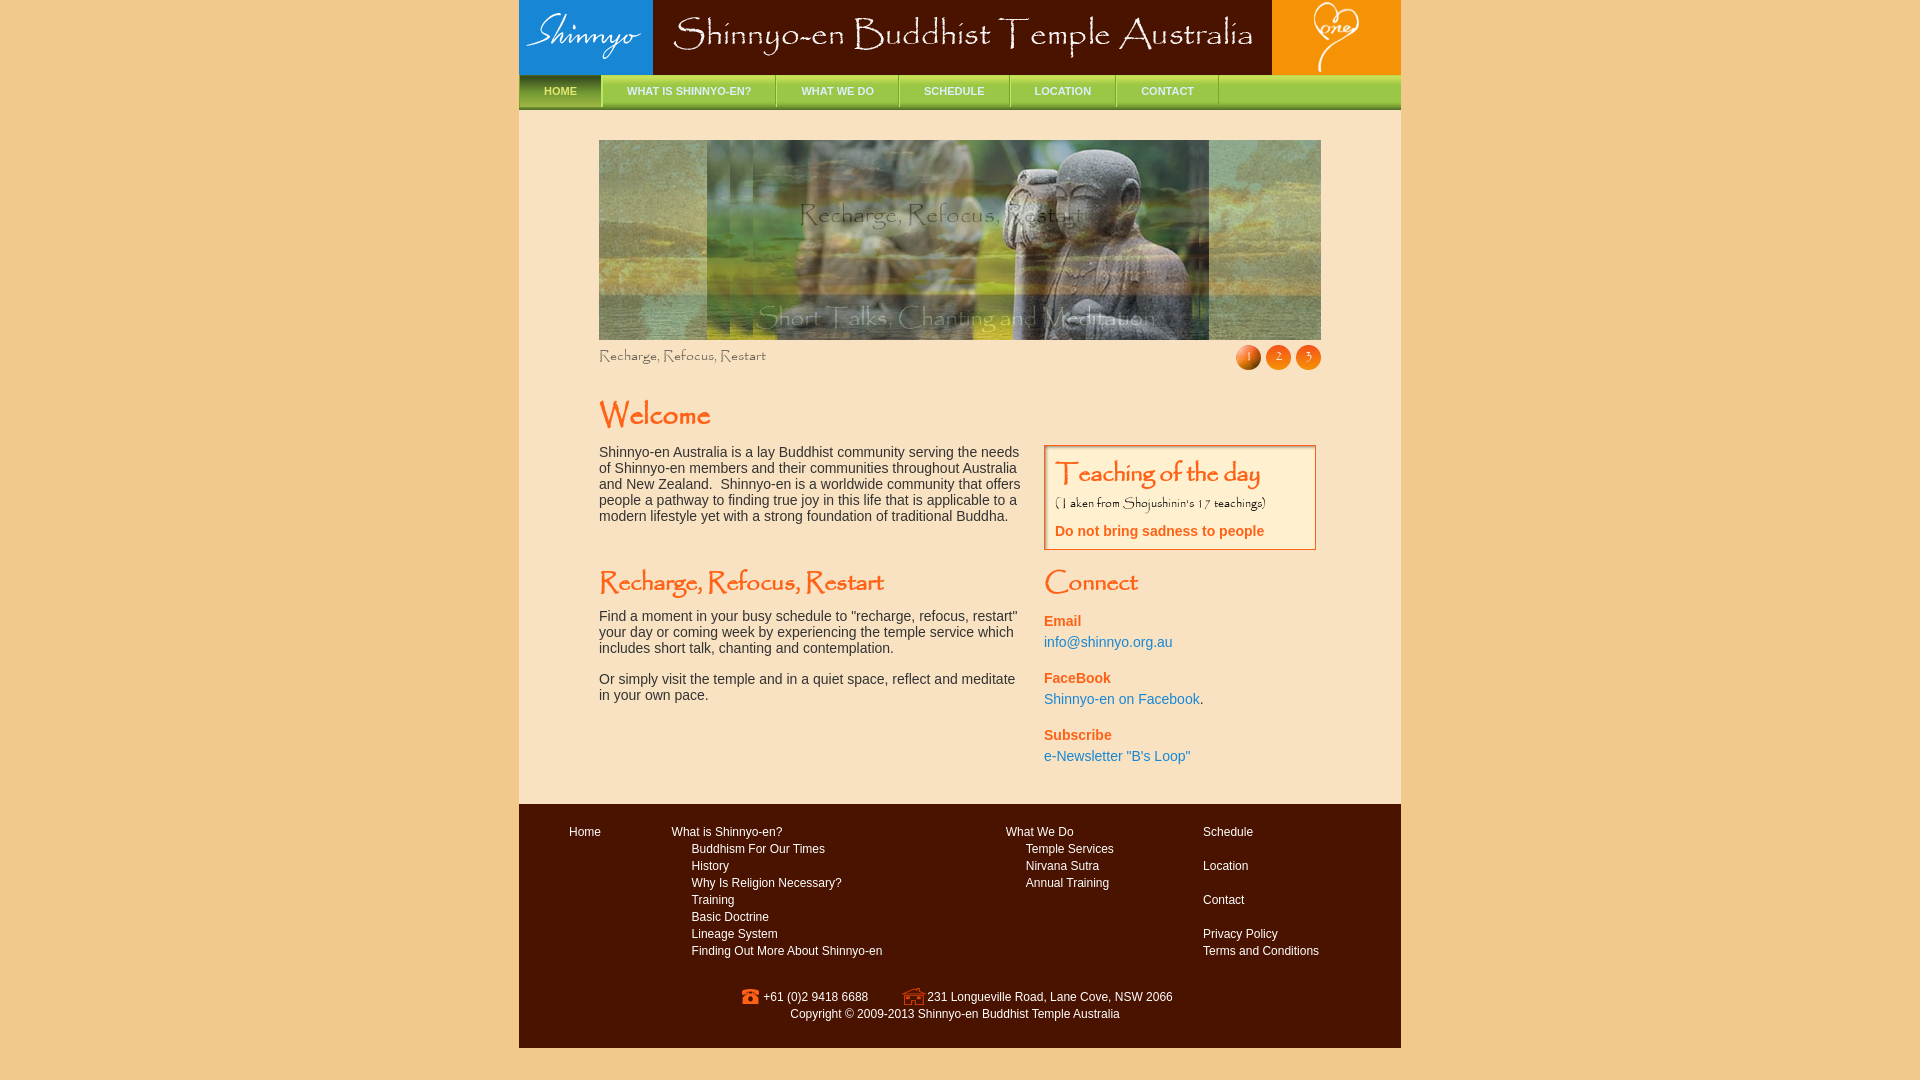 The image size is (1920, 1080). Describe the element at coordinates (1116, 756) in the screenshot. I see `'e-Newsletter "B's Loop"'` at that location.